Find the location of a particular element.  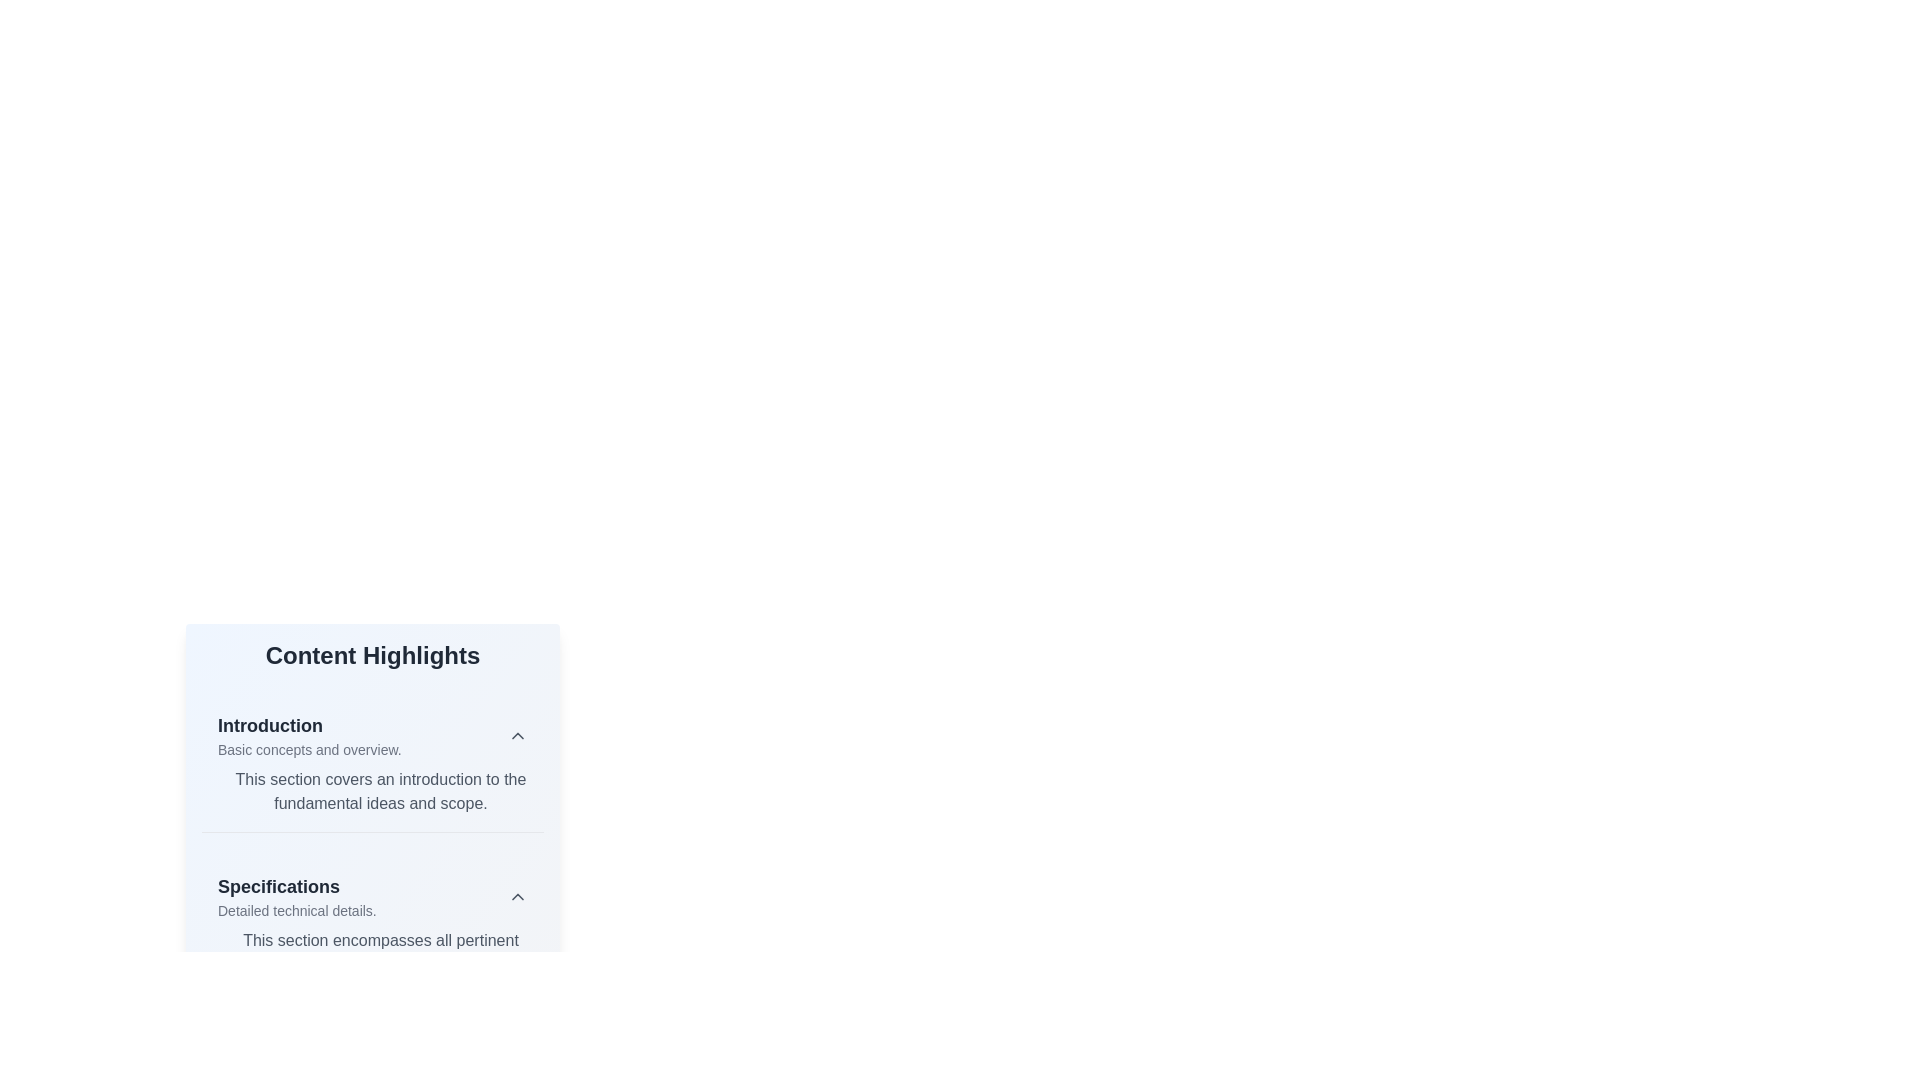

the text component titled 'Specifications' which contains the description 'Detailed technical details.' aligned to the left in the interface is located at coordinates (296, 896).